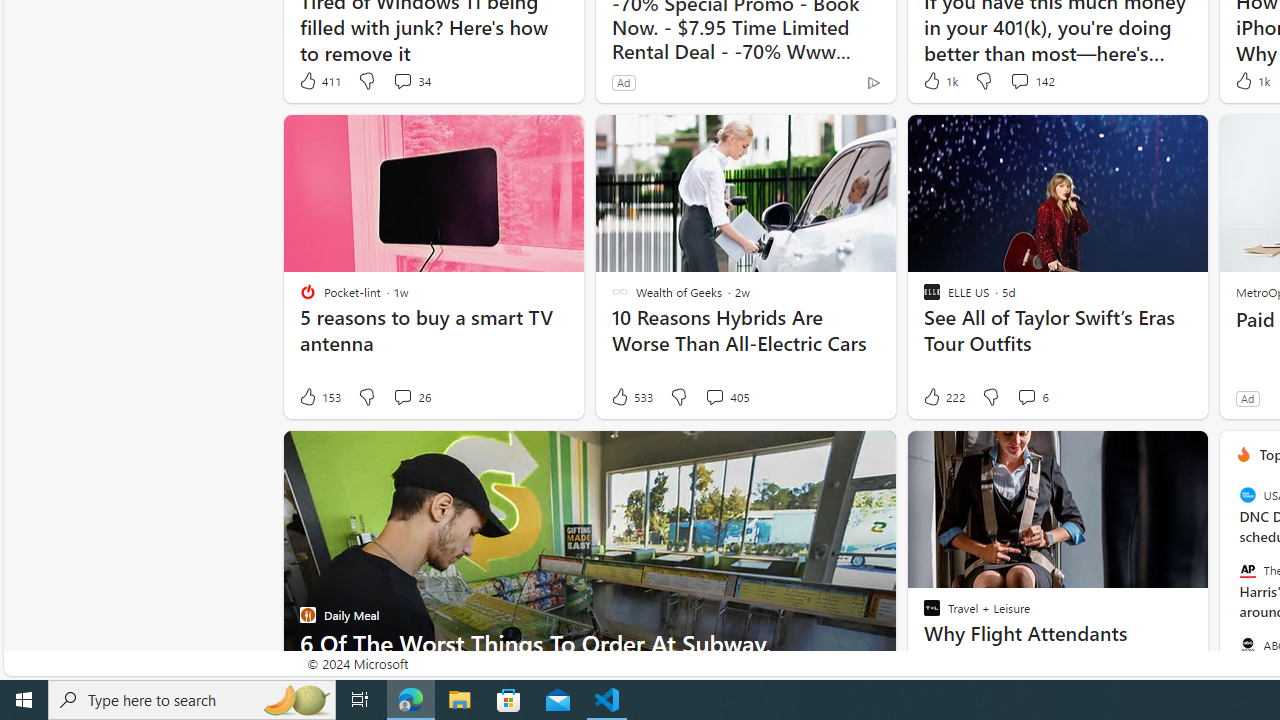 The height and width of the screenshot is (720, 1280). Describe the element at coordinates (726, 397) in the screenshot. I see `'View comments 405 Comment'` at that location.